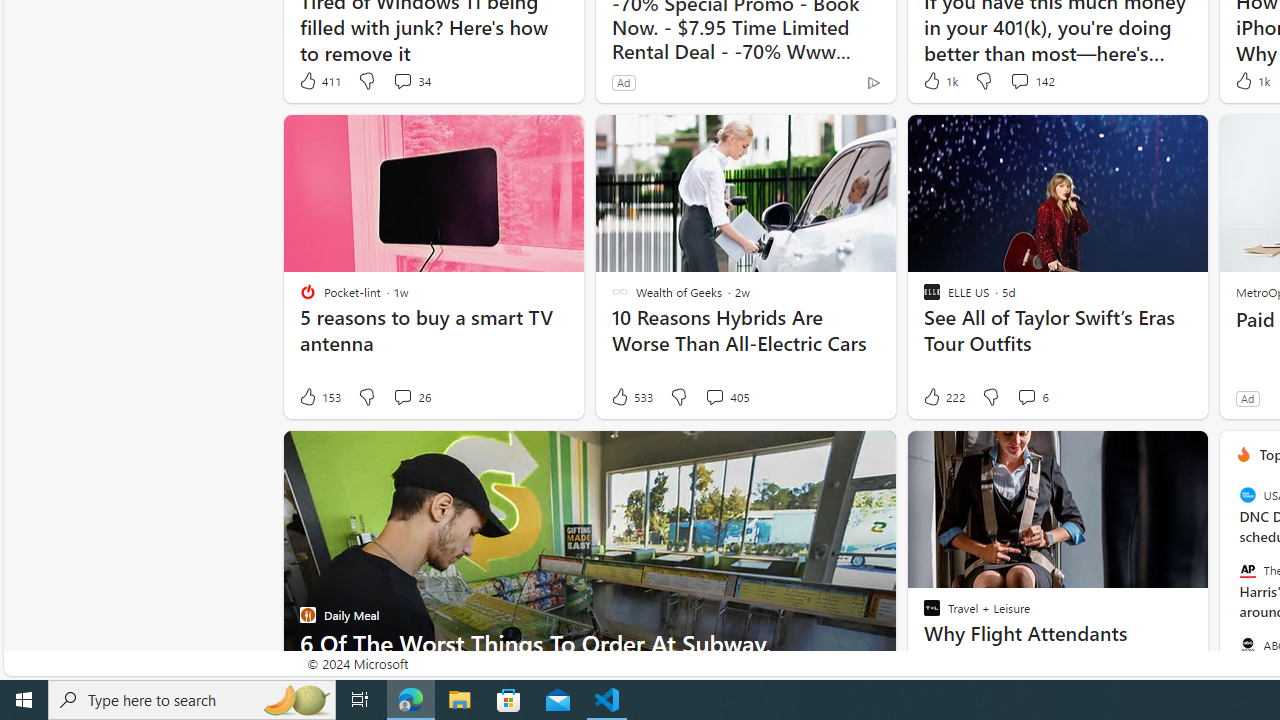 The height and width of the screenshot is (720, 1280). Describe the element at coordinates (726, 397) in the screenshot. I see `'View comments 405 Comment'` at that location.